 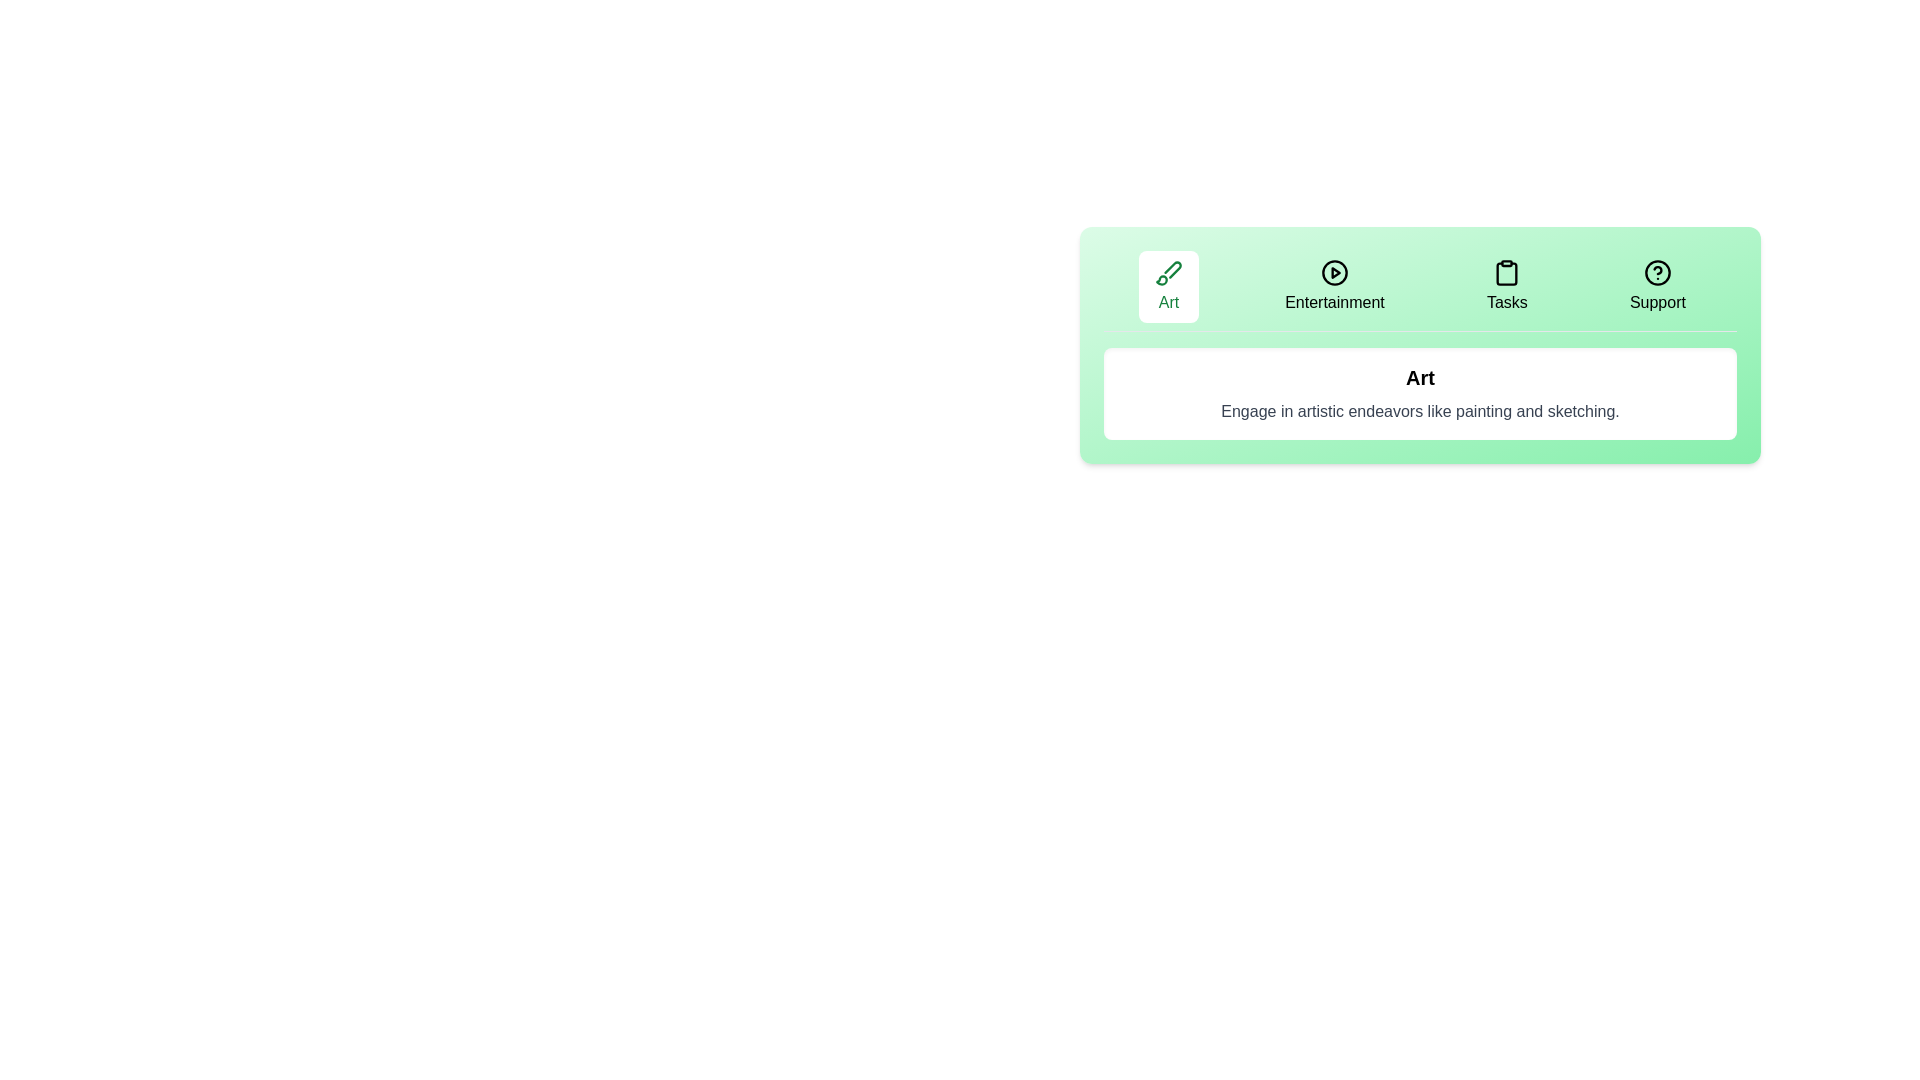 What do you see at coordinates (1334, 286) in the screenshot?
I see `the button labeled 'Entertainment' with a circular play symbol above it in the navigation bar` at bounding box center [1334, 286].